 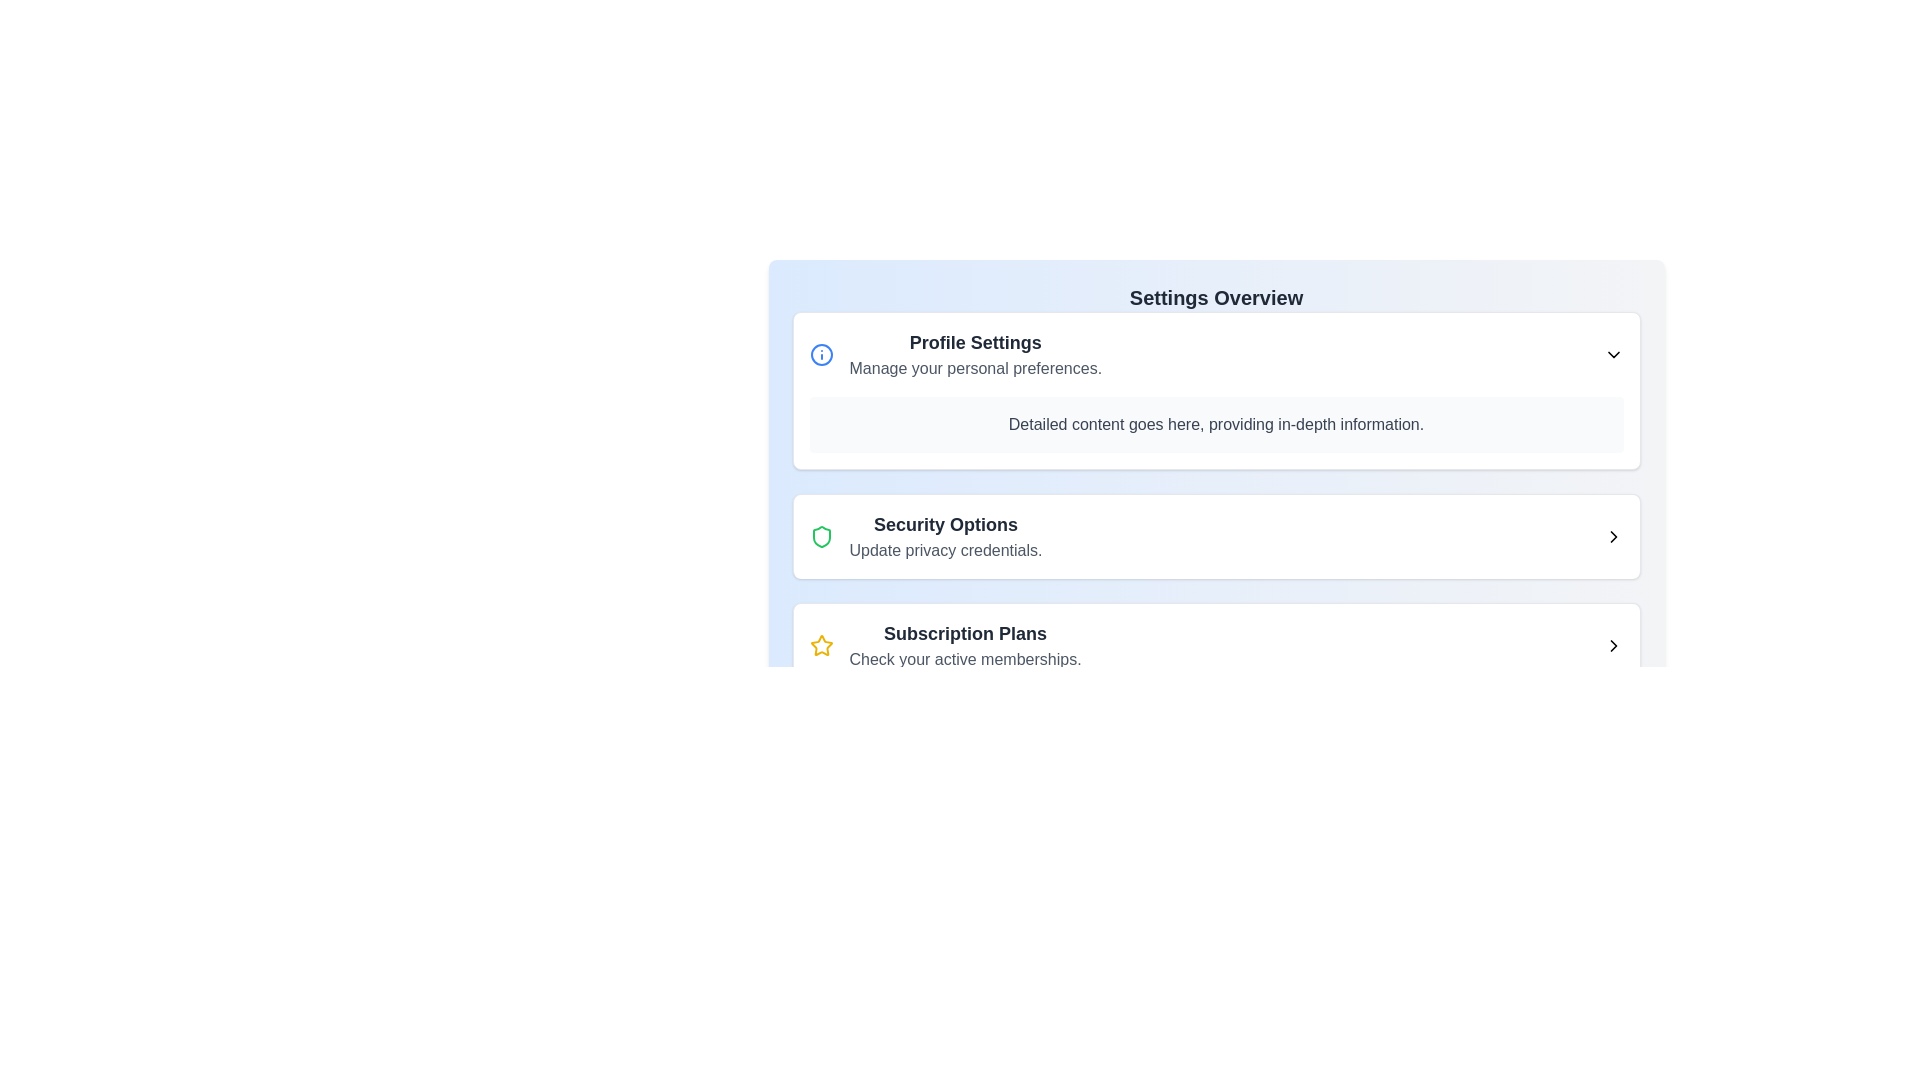 What do you see at coordinates (965, 633) in the screenshot?
I see `the Textual Header element that serves as the title for the subsection titled 'Subscription Plans', located above the text 'Check your active memberships'` at bounding box center [965, 633].